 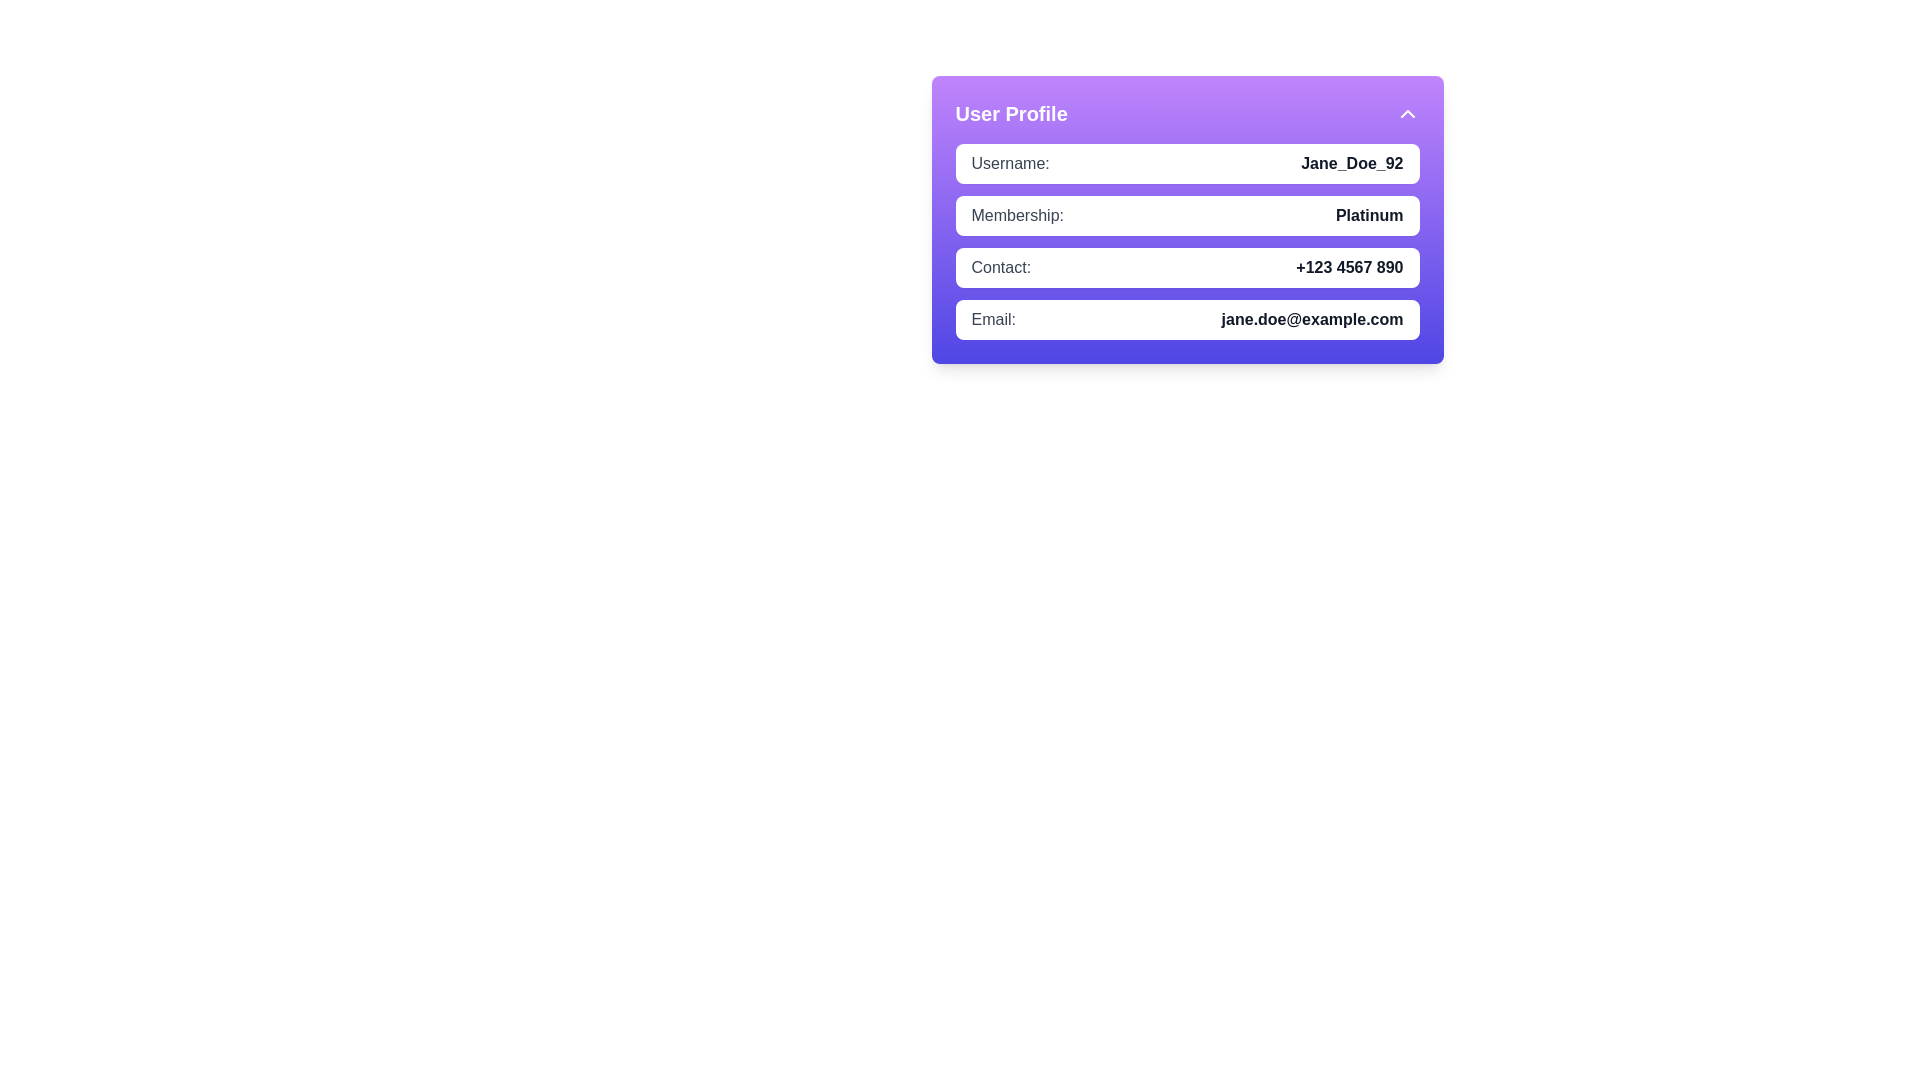 I want to click on the stylized text block displaying user information located centrally within the 'User Profile' purple card, so click(x=1187, y=241).